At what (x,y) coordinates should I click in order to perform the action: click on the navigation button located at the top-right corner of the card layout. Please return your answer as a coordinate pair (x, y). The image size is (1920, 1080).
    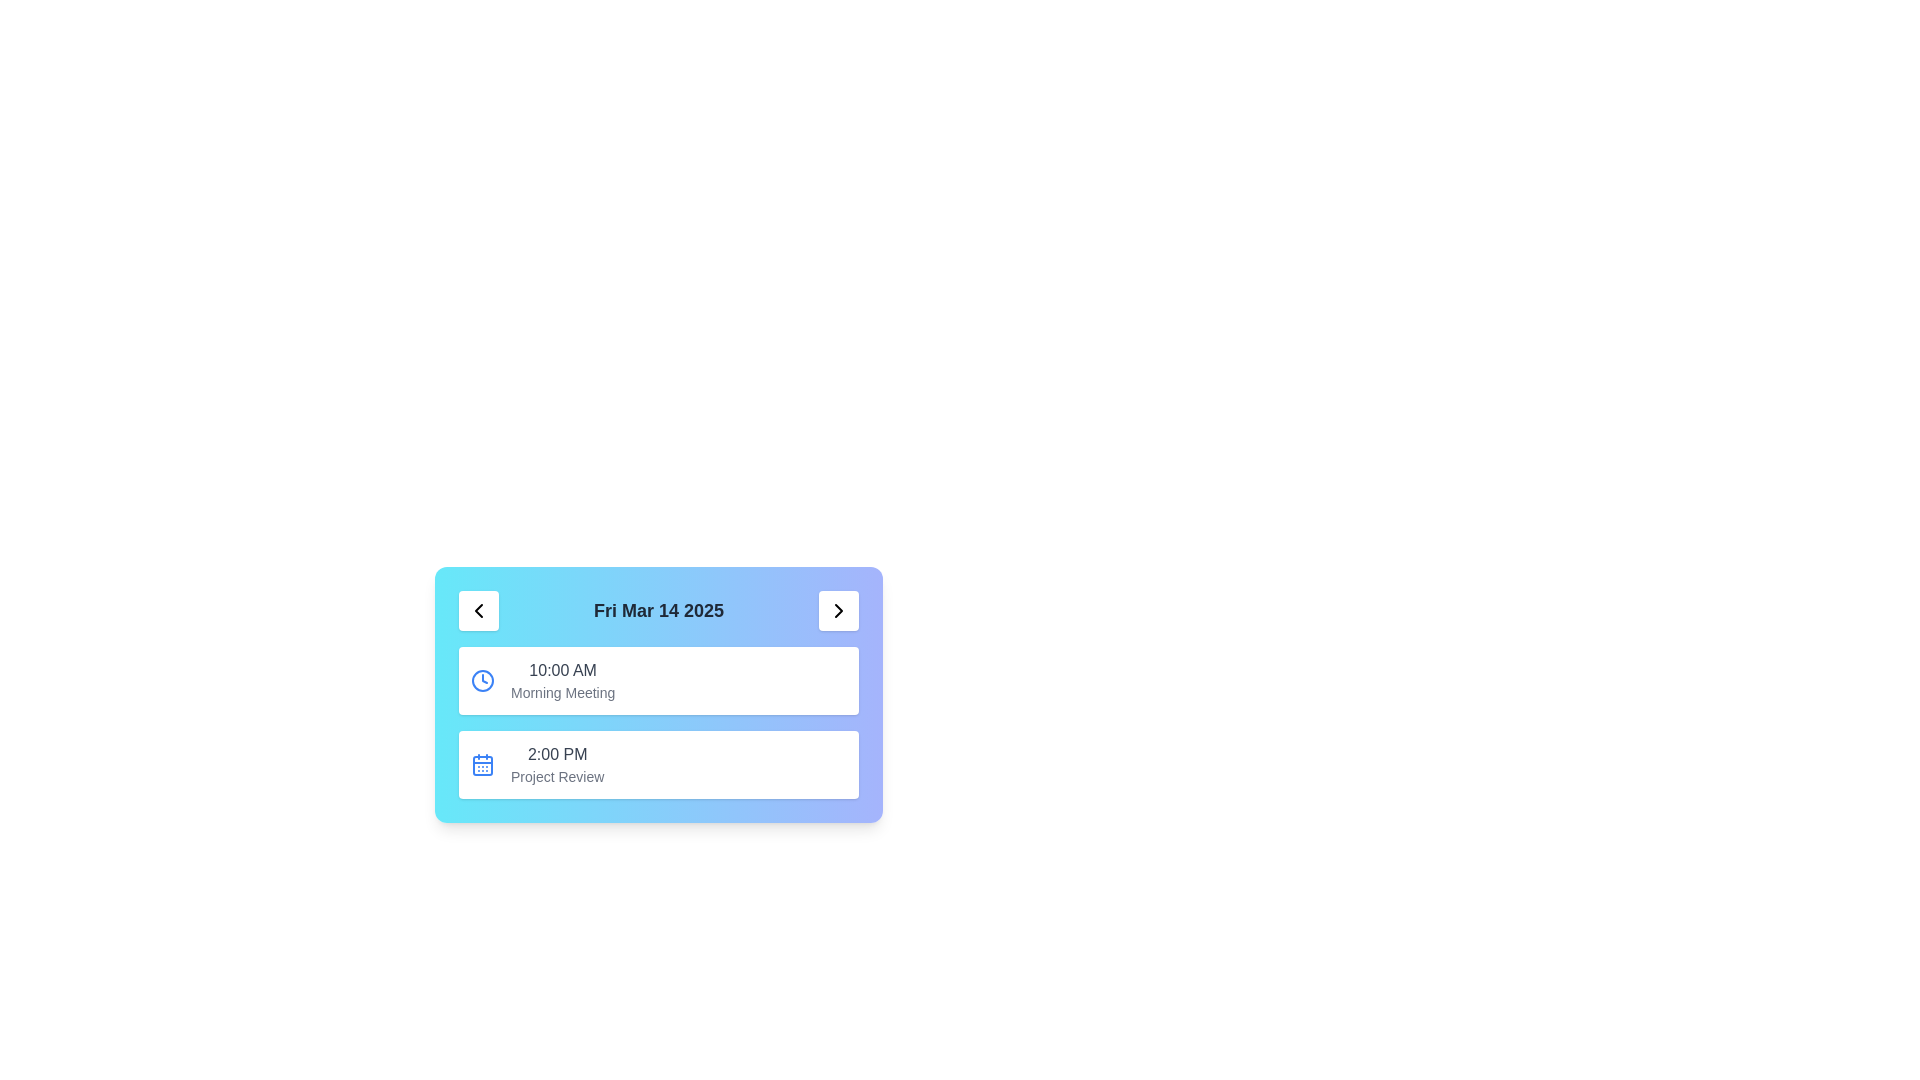
    Looking at the image, I should click on (839, 609).